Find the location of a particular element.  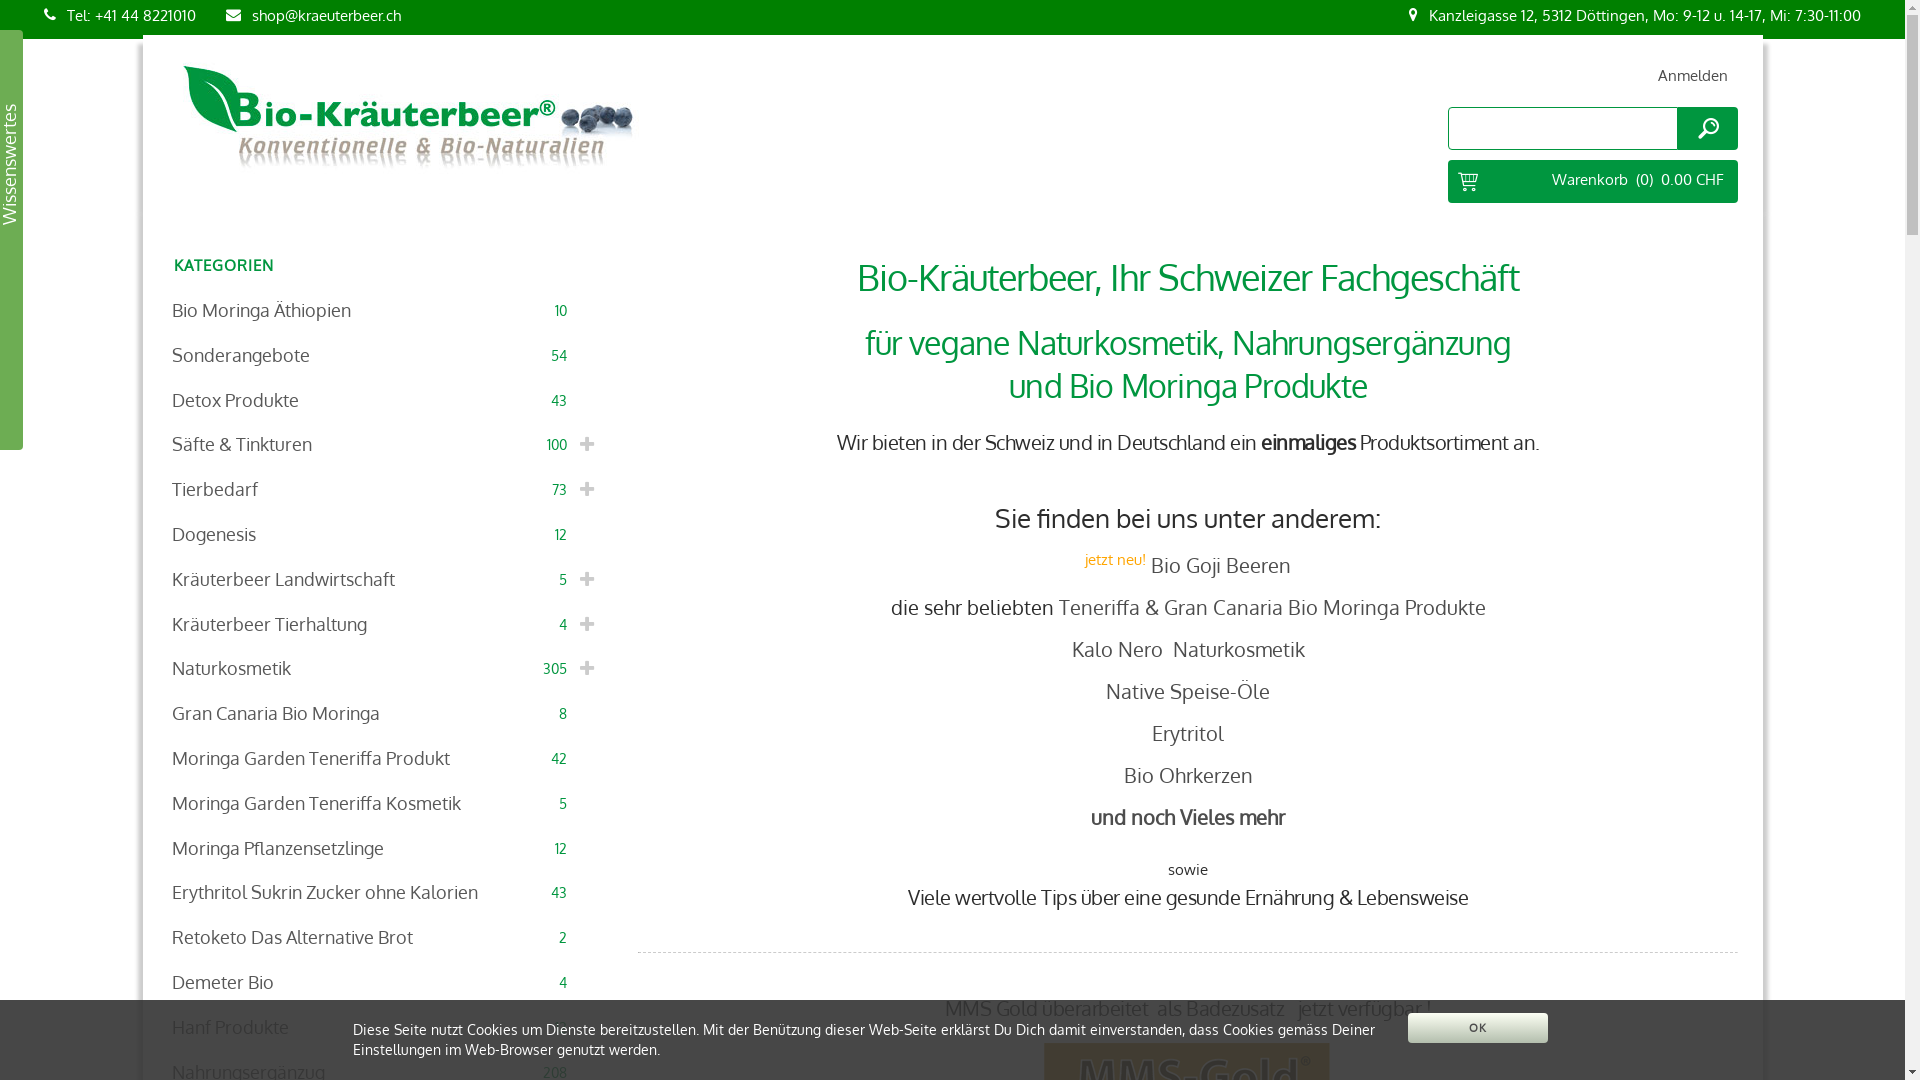

'Hanf Produkte is located at coordinates (387, 1027).